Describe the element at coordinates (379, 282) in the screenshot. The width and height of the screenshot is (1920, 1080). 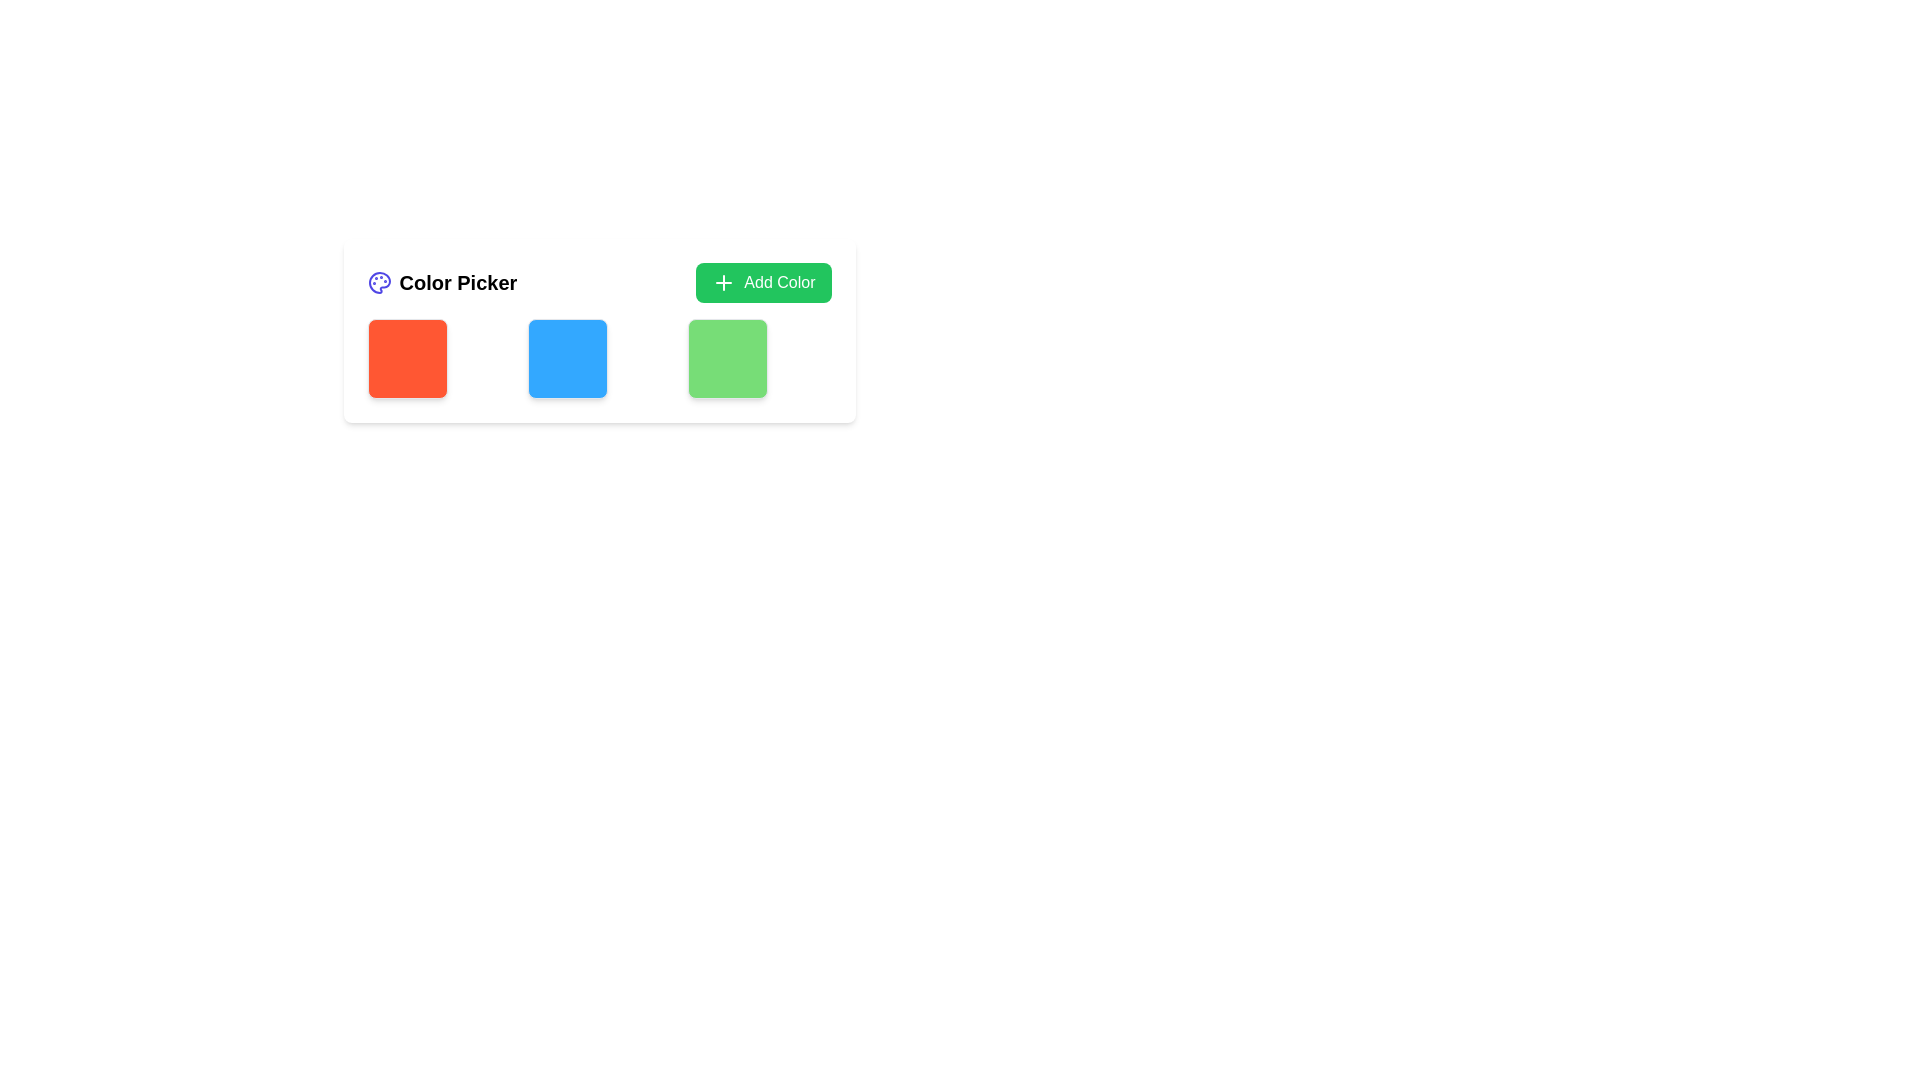
I see `the circular color palette icon with a purple outline and multiple small circles, located to the left of the 'Color Picker' text` at that location.